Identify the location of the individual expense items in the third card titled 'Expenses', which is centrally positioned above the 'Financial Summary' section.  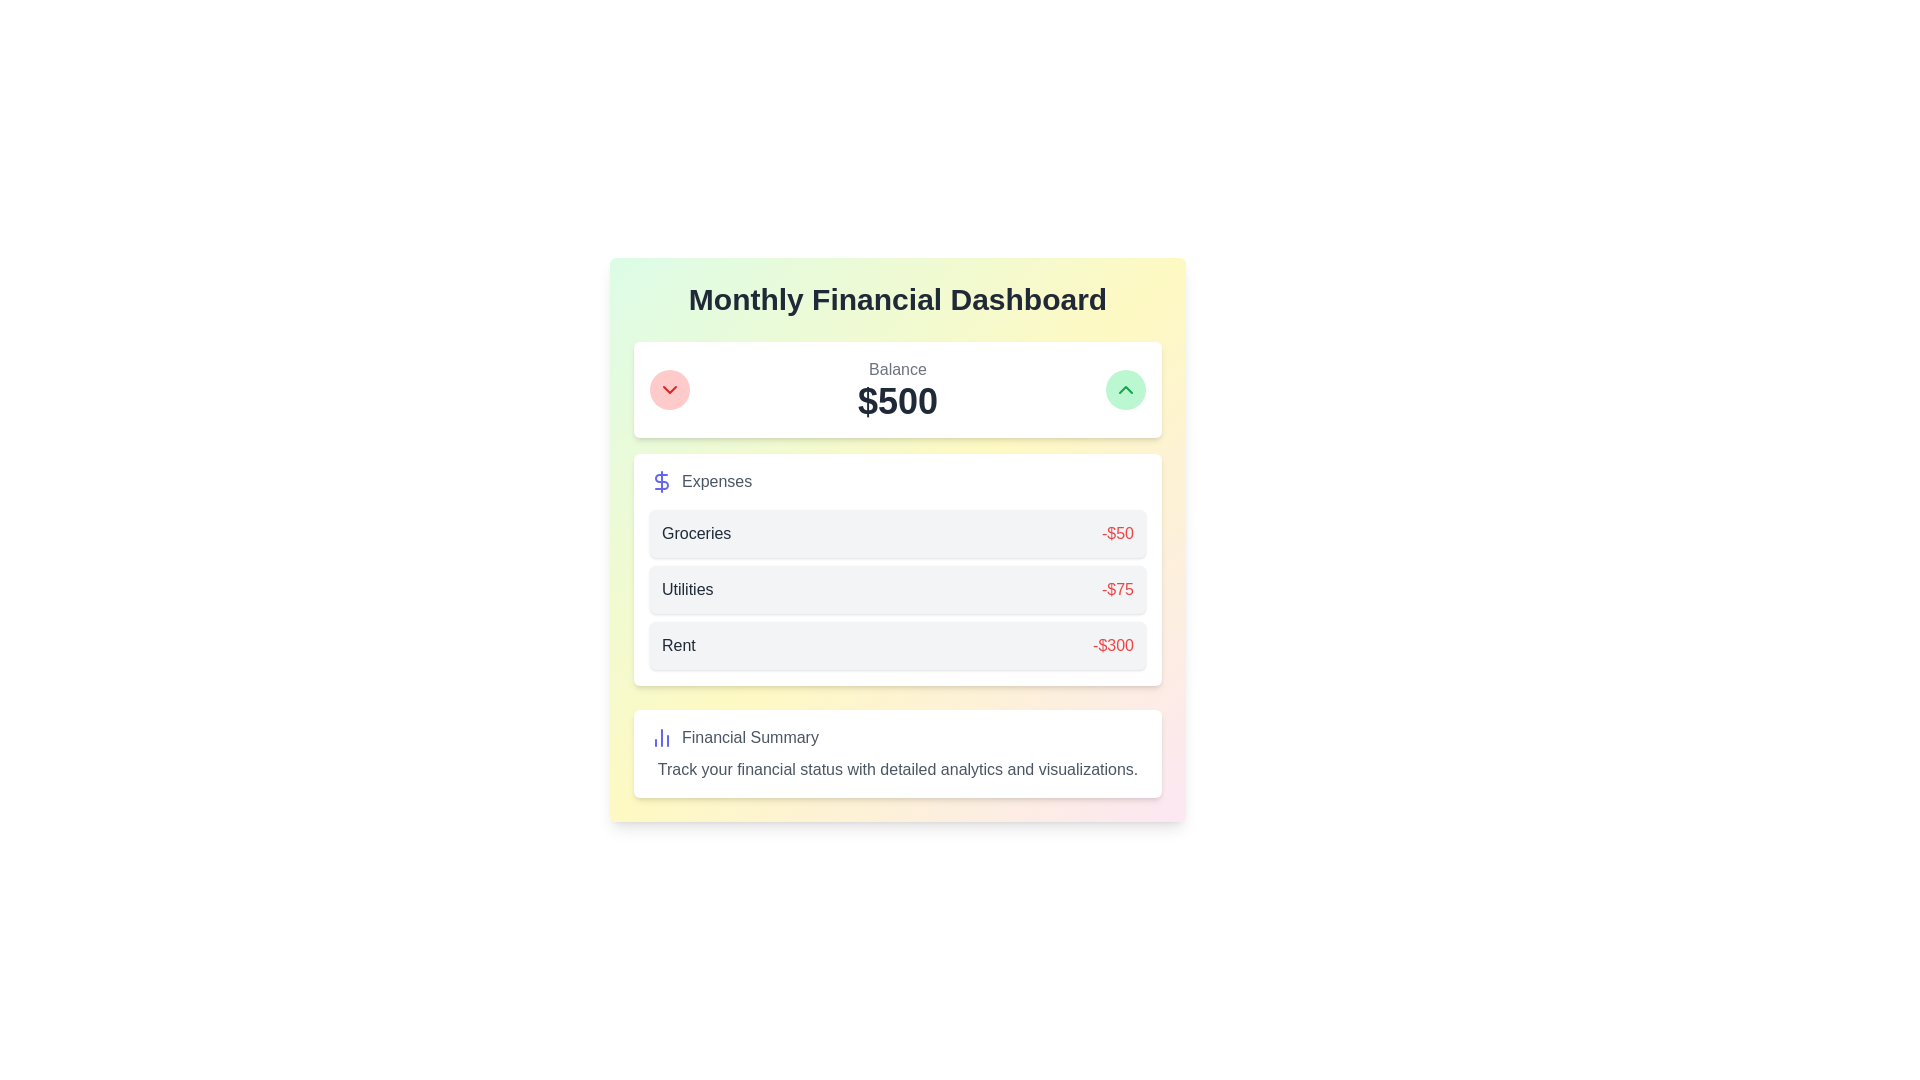
(896, 570).